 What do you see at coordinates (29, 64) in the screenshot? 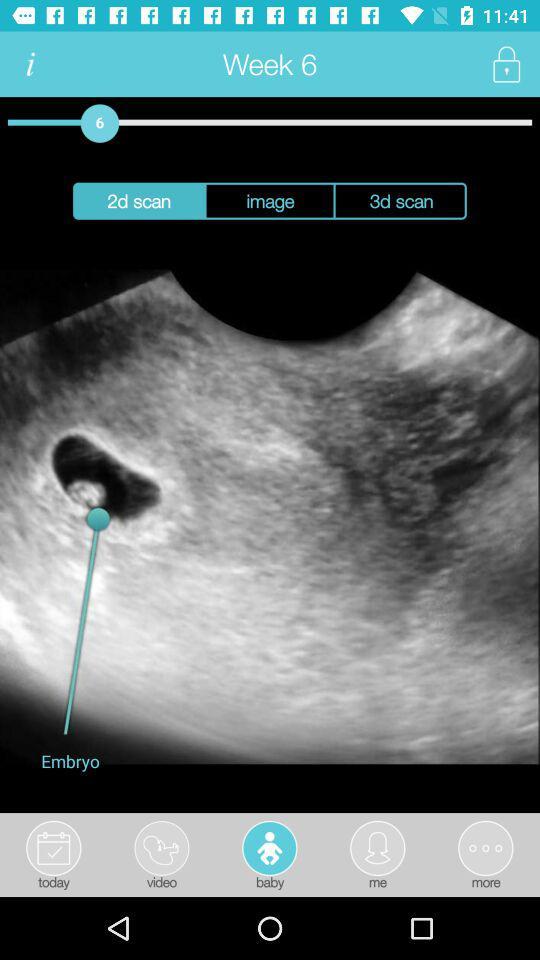
I see `the item next to the week 6 item` at bounding box center [29, 64].